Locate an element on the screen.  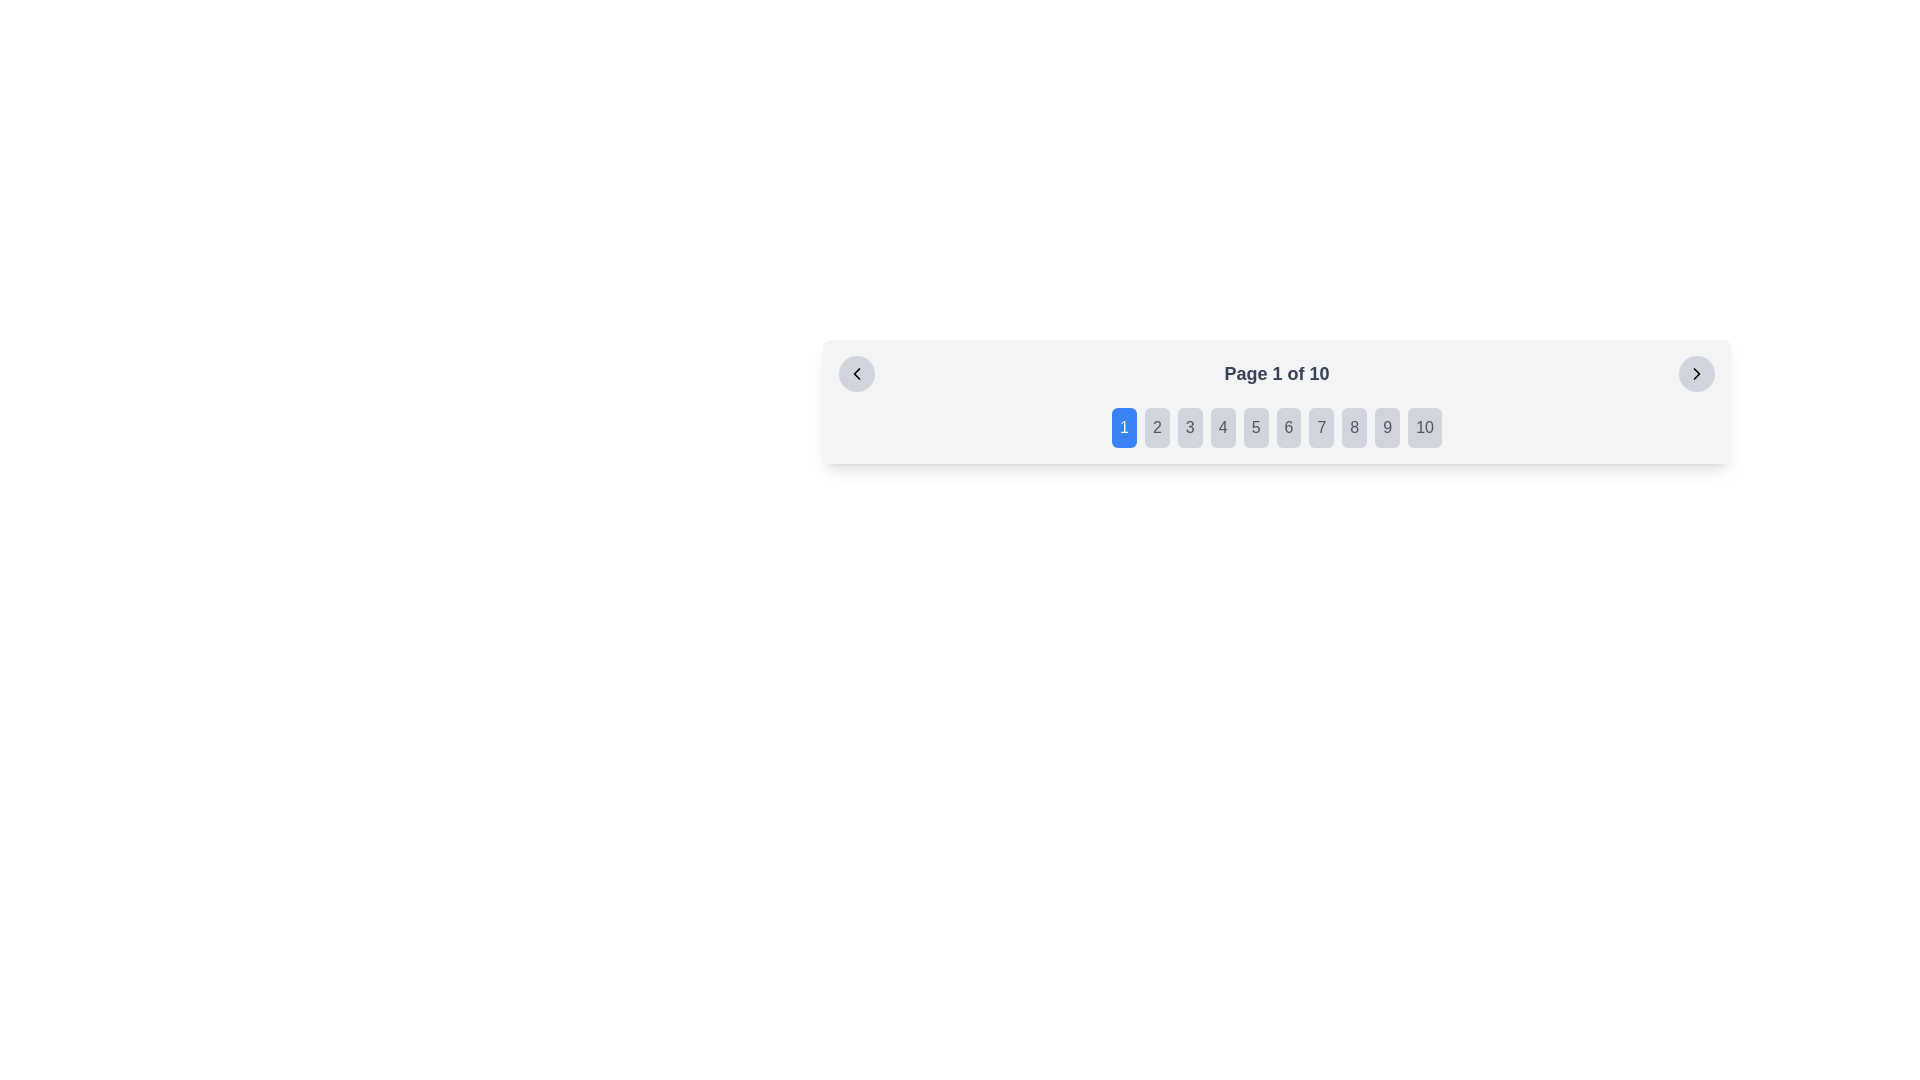
the pagination button located at the far right (10th position) of the page number buttons is located at coordinates (1424, 427).